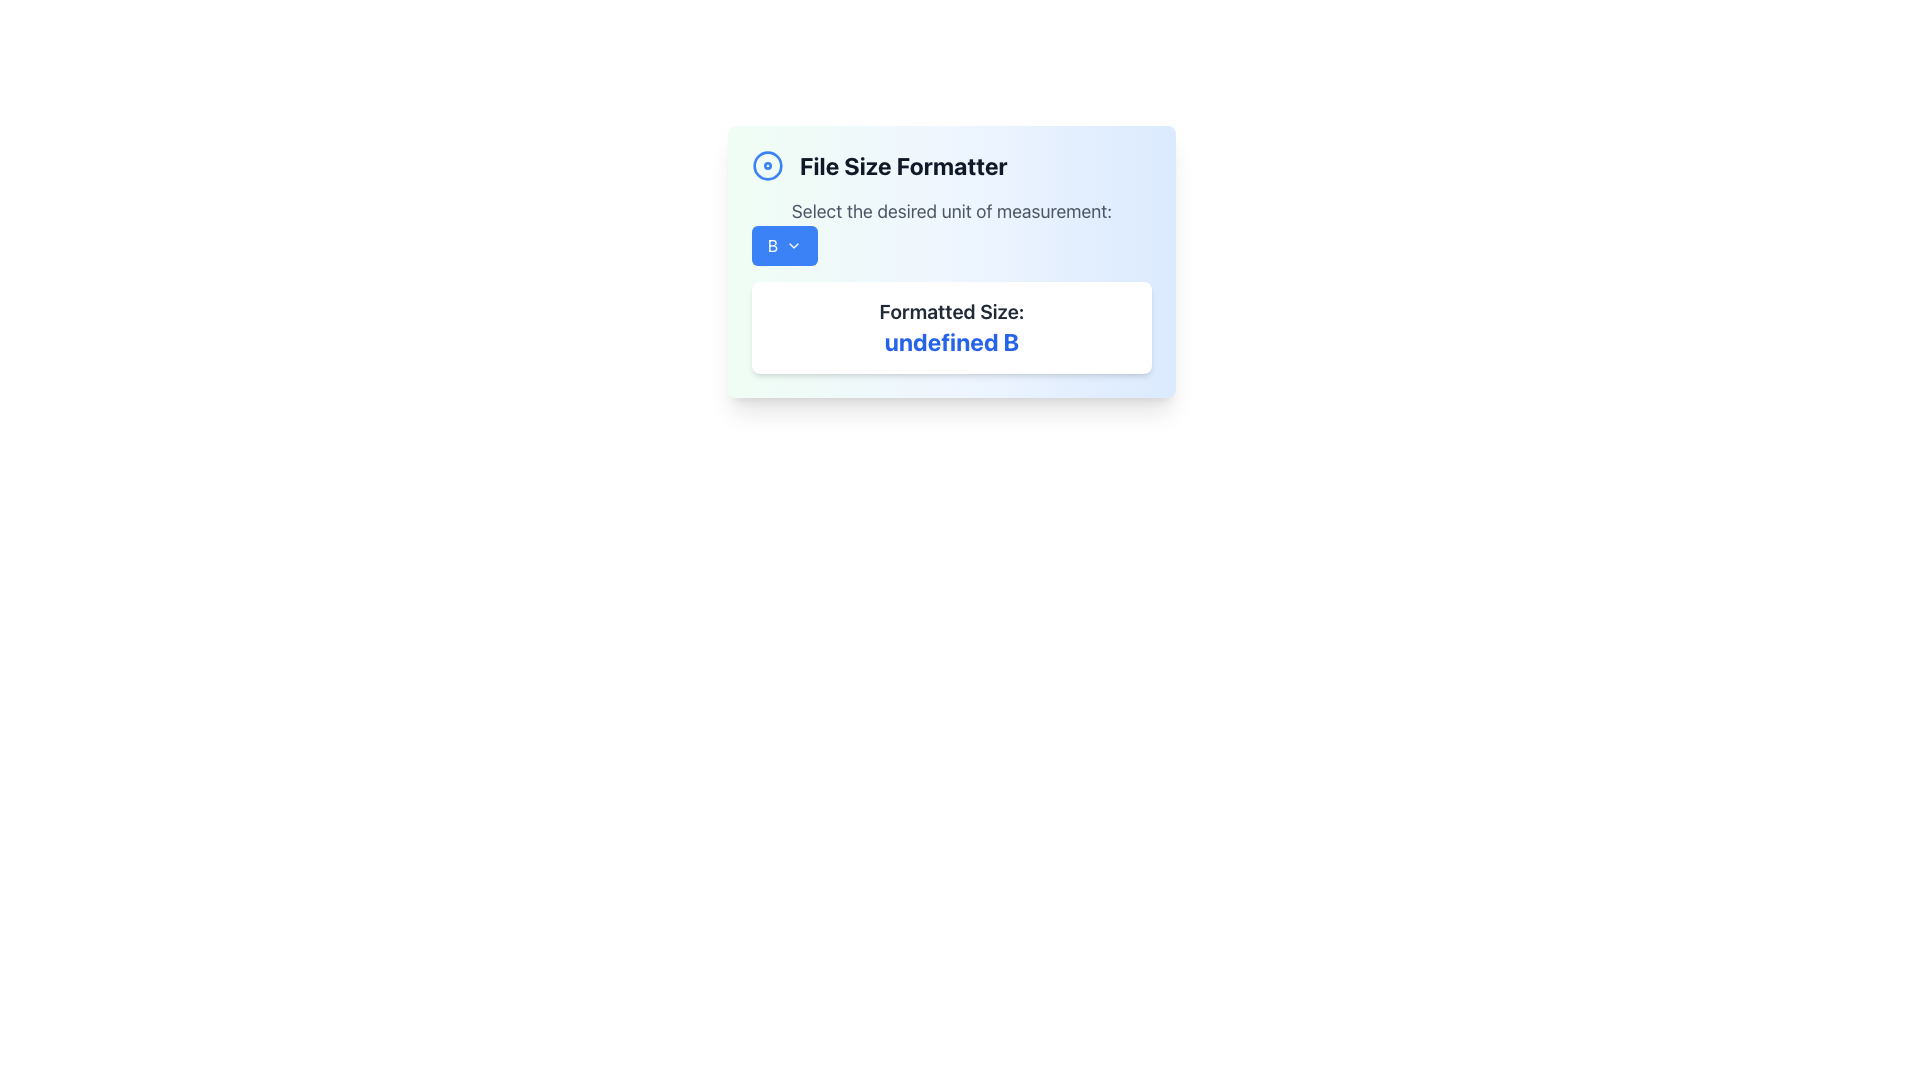 The height and width of the screenshot is (1080, 1920). Describe the element at coordinates (772, 245) in the screenshot. I see `text label that indicates the category of the button located in the upper area of the modal dialog box, which is centrally positioned within the button next to a dropdown arrow icon` at that location.